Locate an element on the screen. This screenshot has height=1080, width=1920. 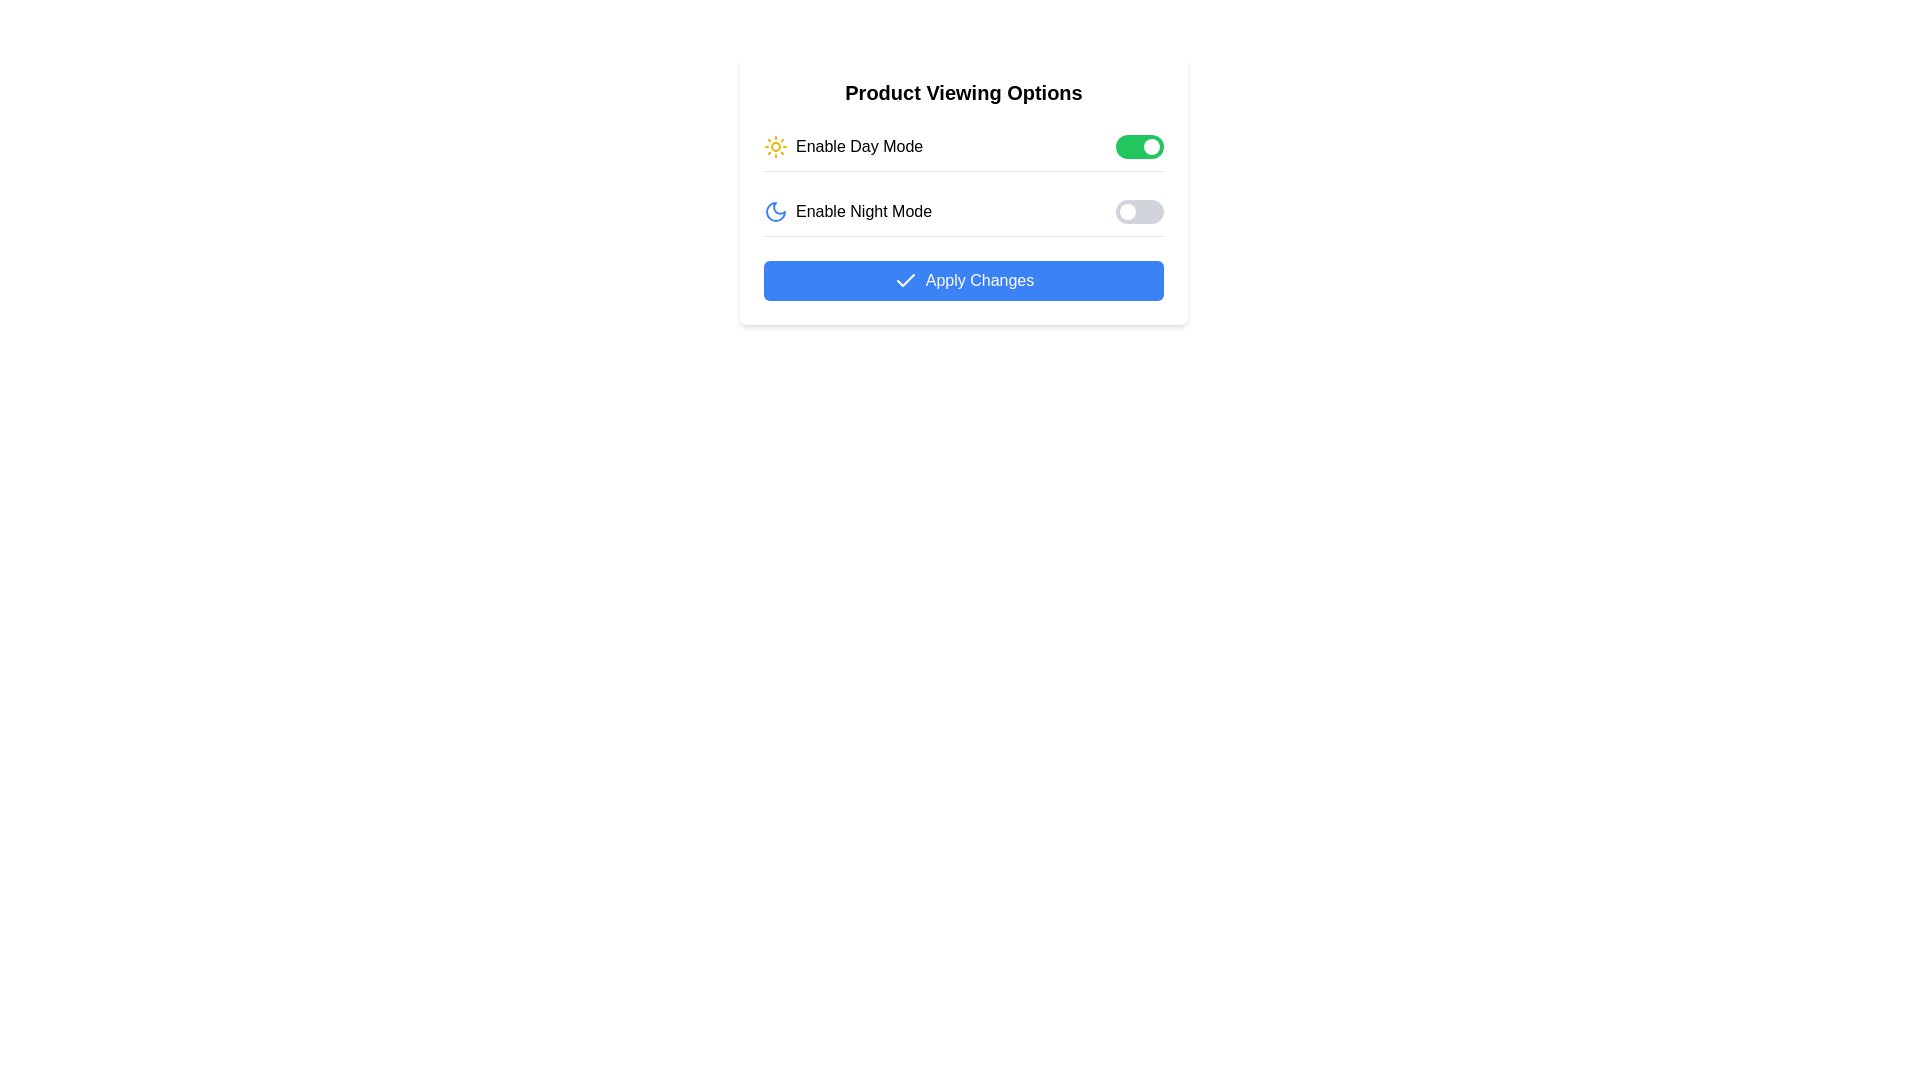
the Text label that describes the action controlled by the associated toggle switch for enabling or disabling night mode, located in the second row of options within the 'Product Viewing Options' section is located at coordinates (864, 212).